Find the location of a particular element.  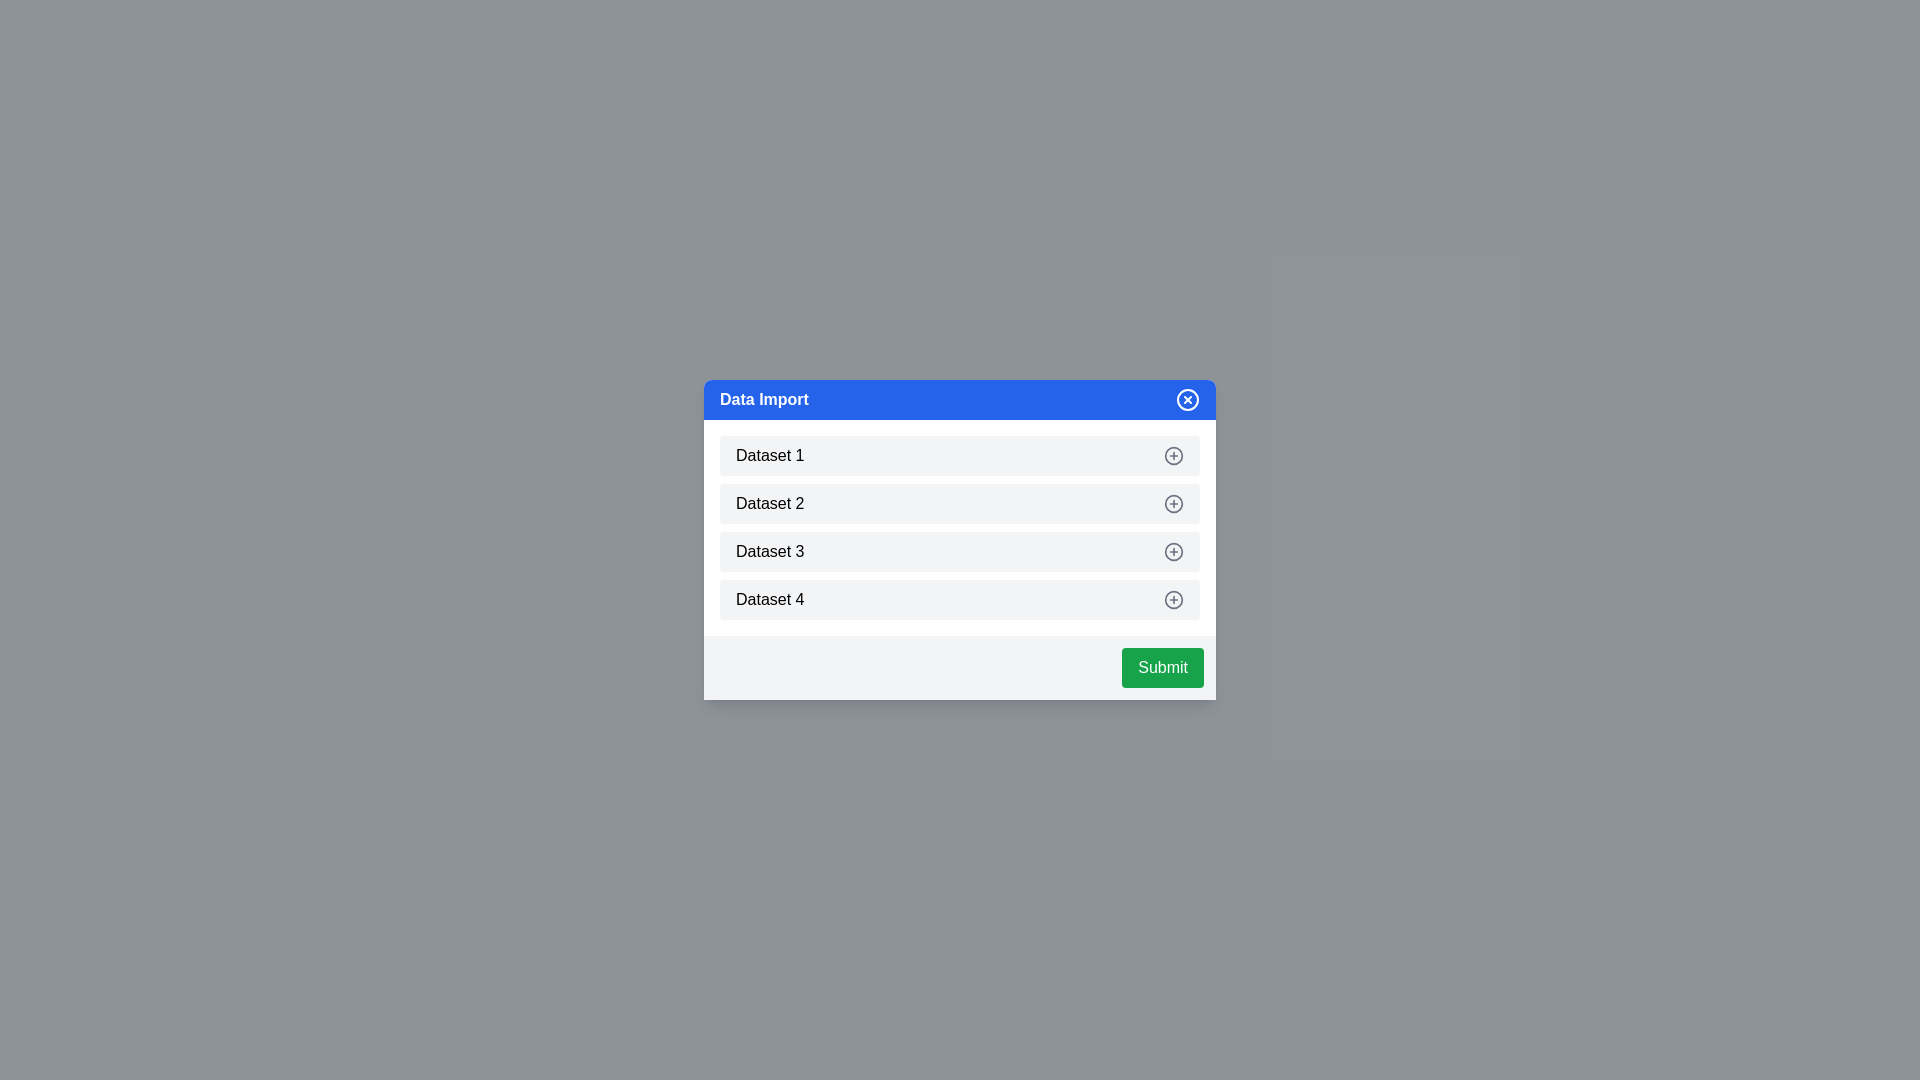

the dataset item Dataset 3 to provide visual feedback is located at coordinates (960, 551).